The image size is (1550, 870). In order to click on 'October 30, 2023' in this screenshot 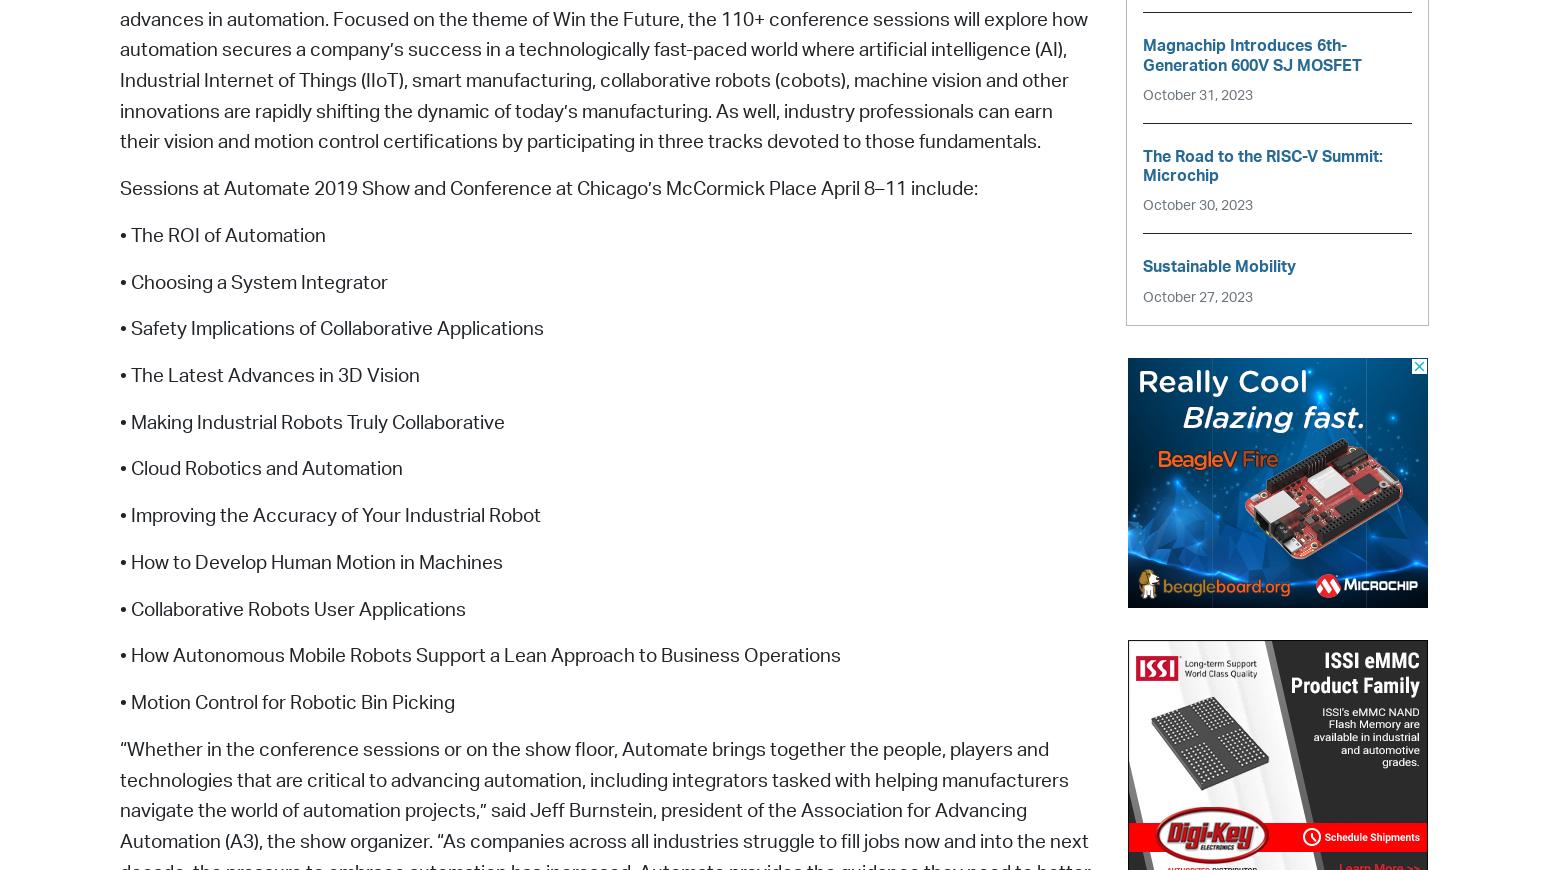, I will do `click(1197, 204)`.